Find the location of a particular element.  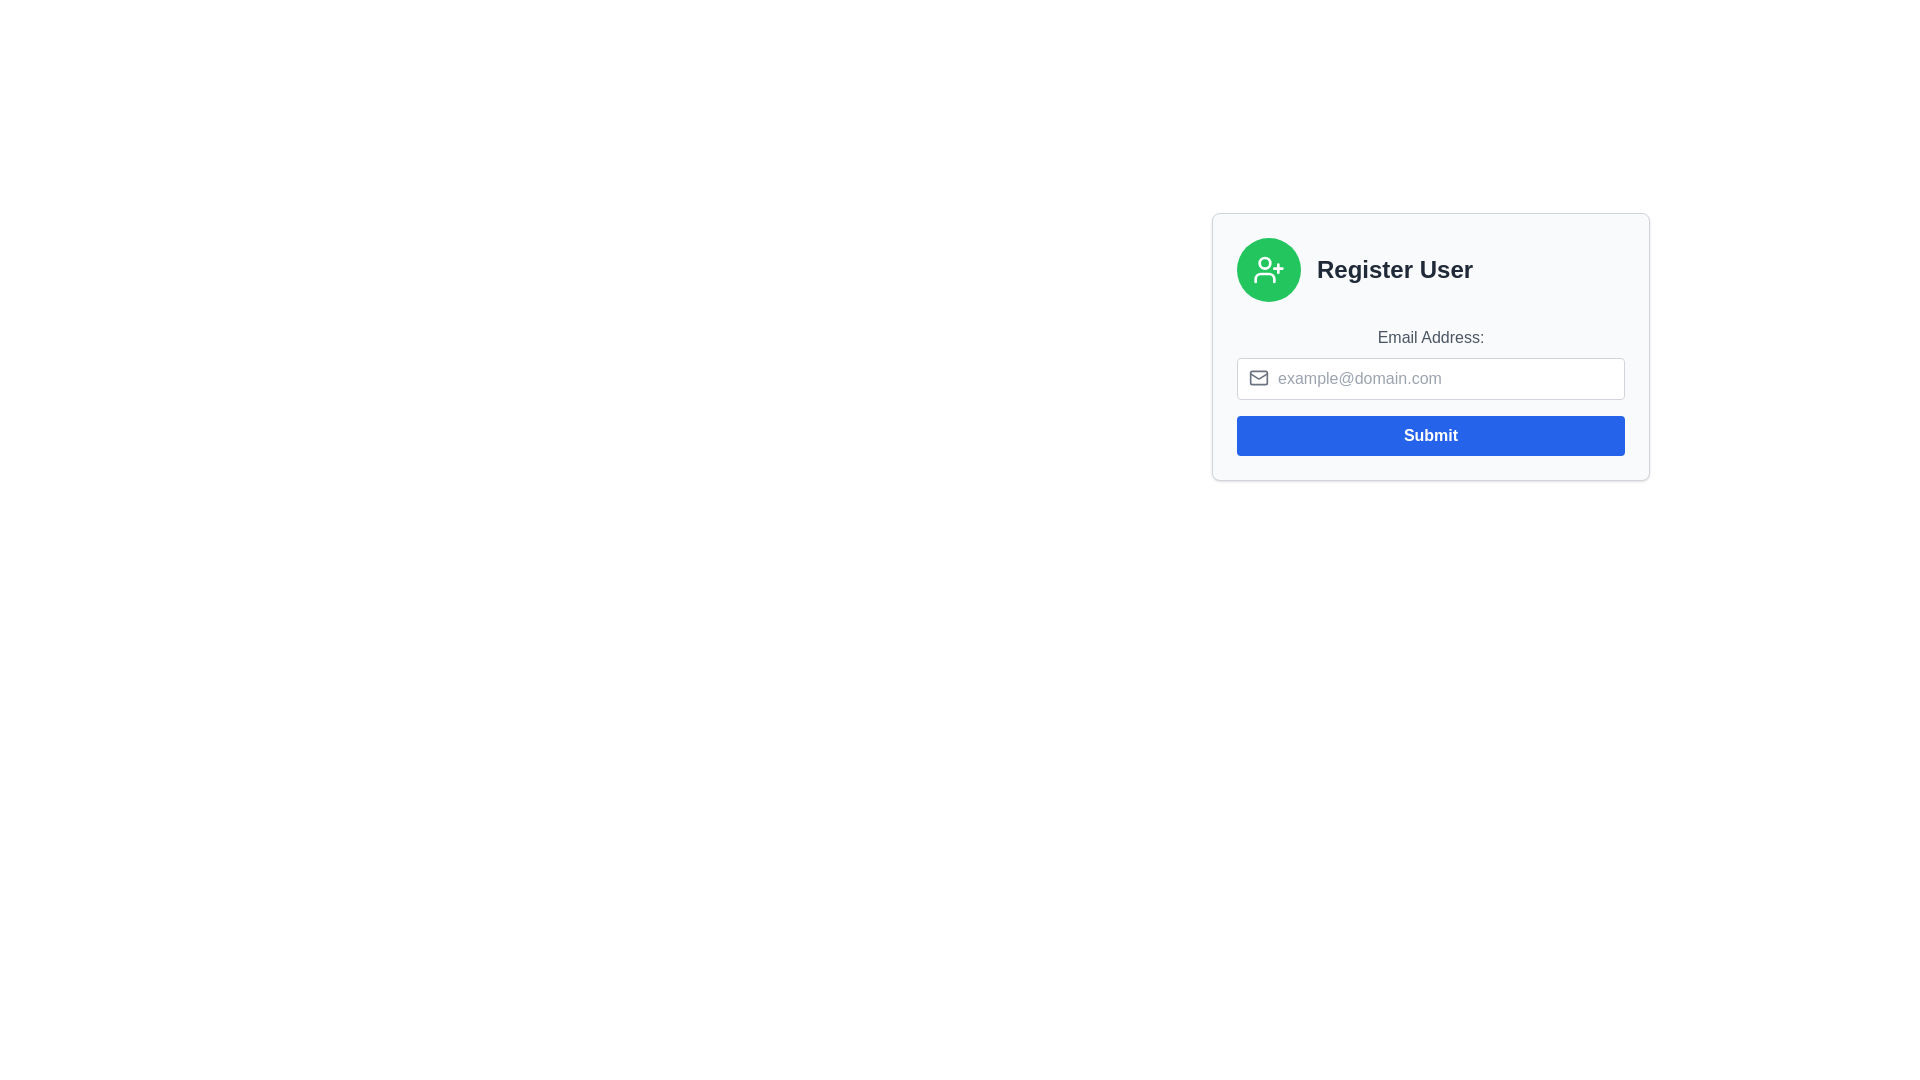

the label that identifies the associated email input field, which is positioned directly above the email entry input field is located at coordinates (1429, 337).